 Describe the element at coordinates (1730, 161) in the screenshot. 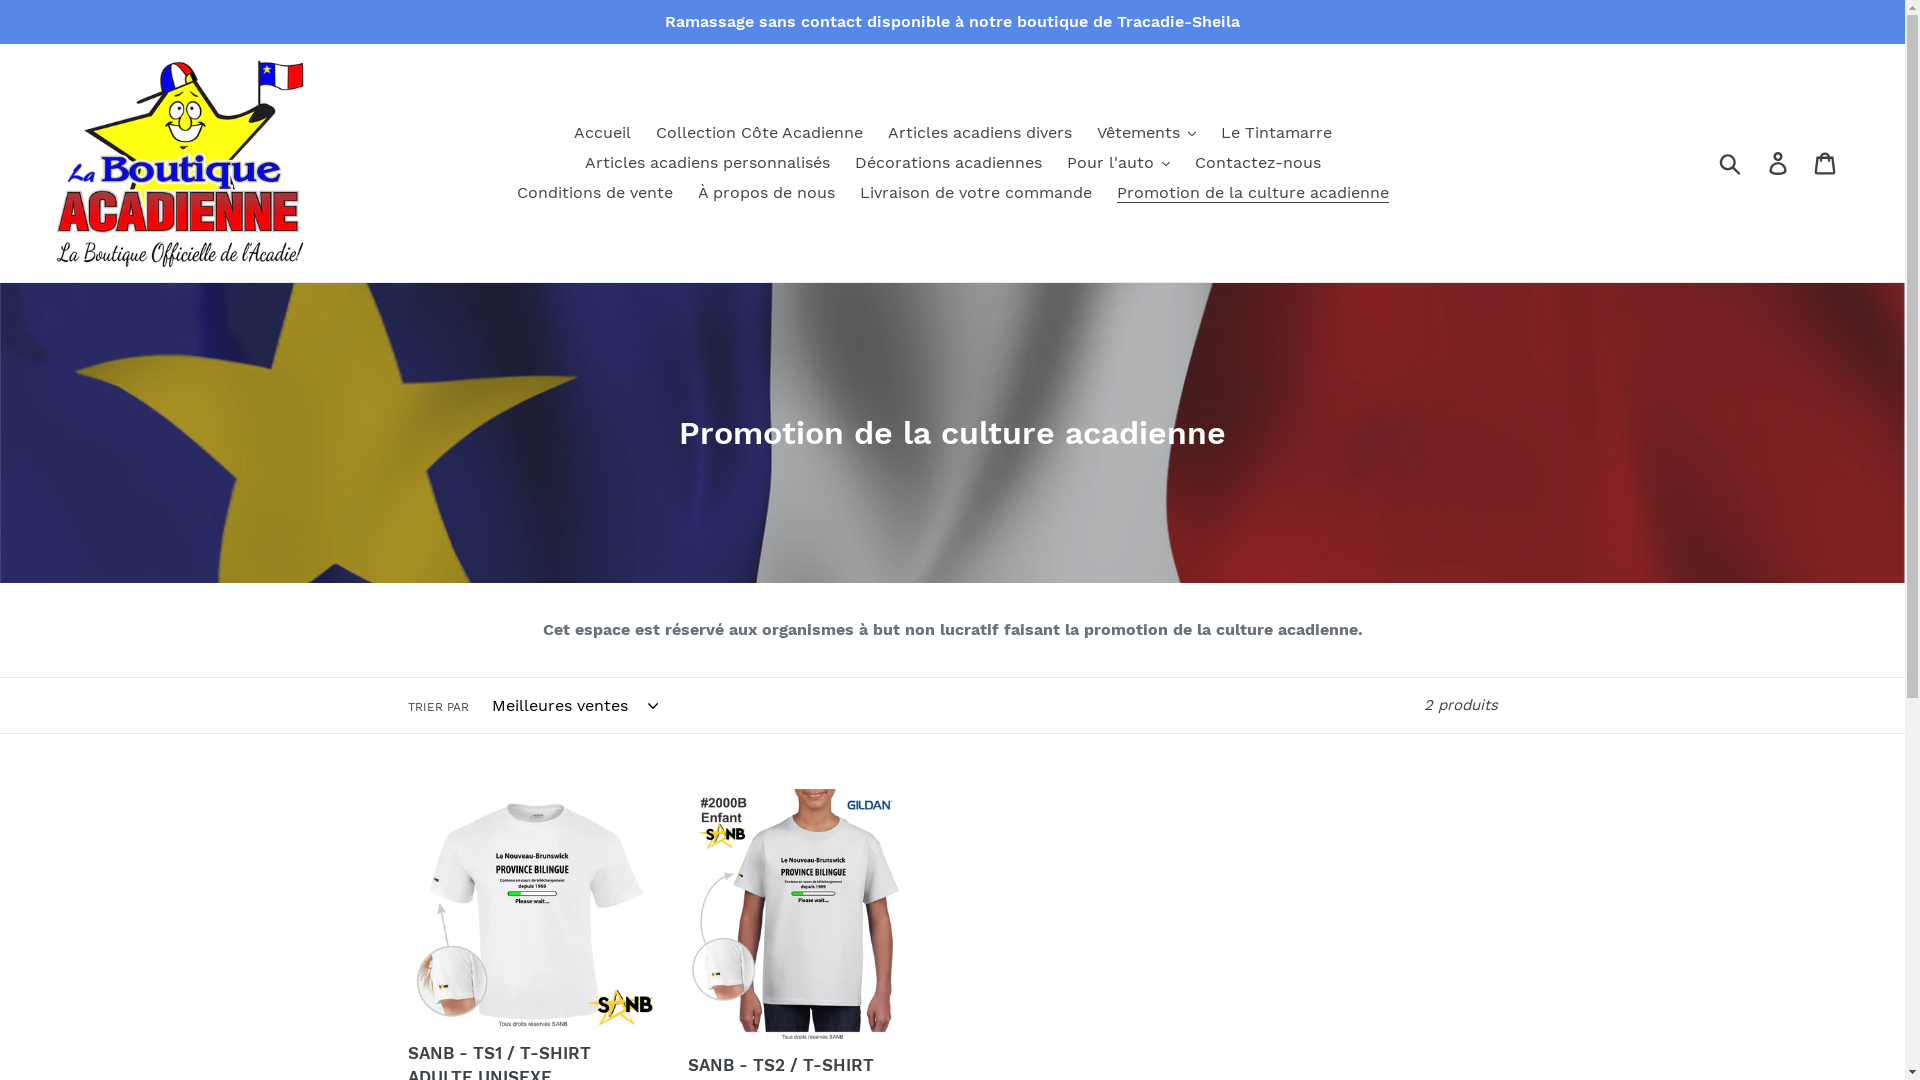

I see `'Soumettre'` at that location.